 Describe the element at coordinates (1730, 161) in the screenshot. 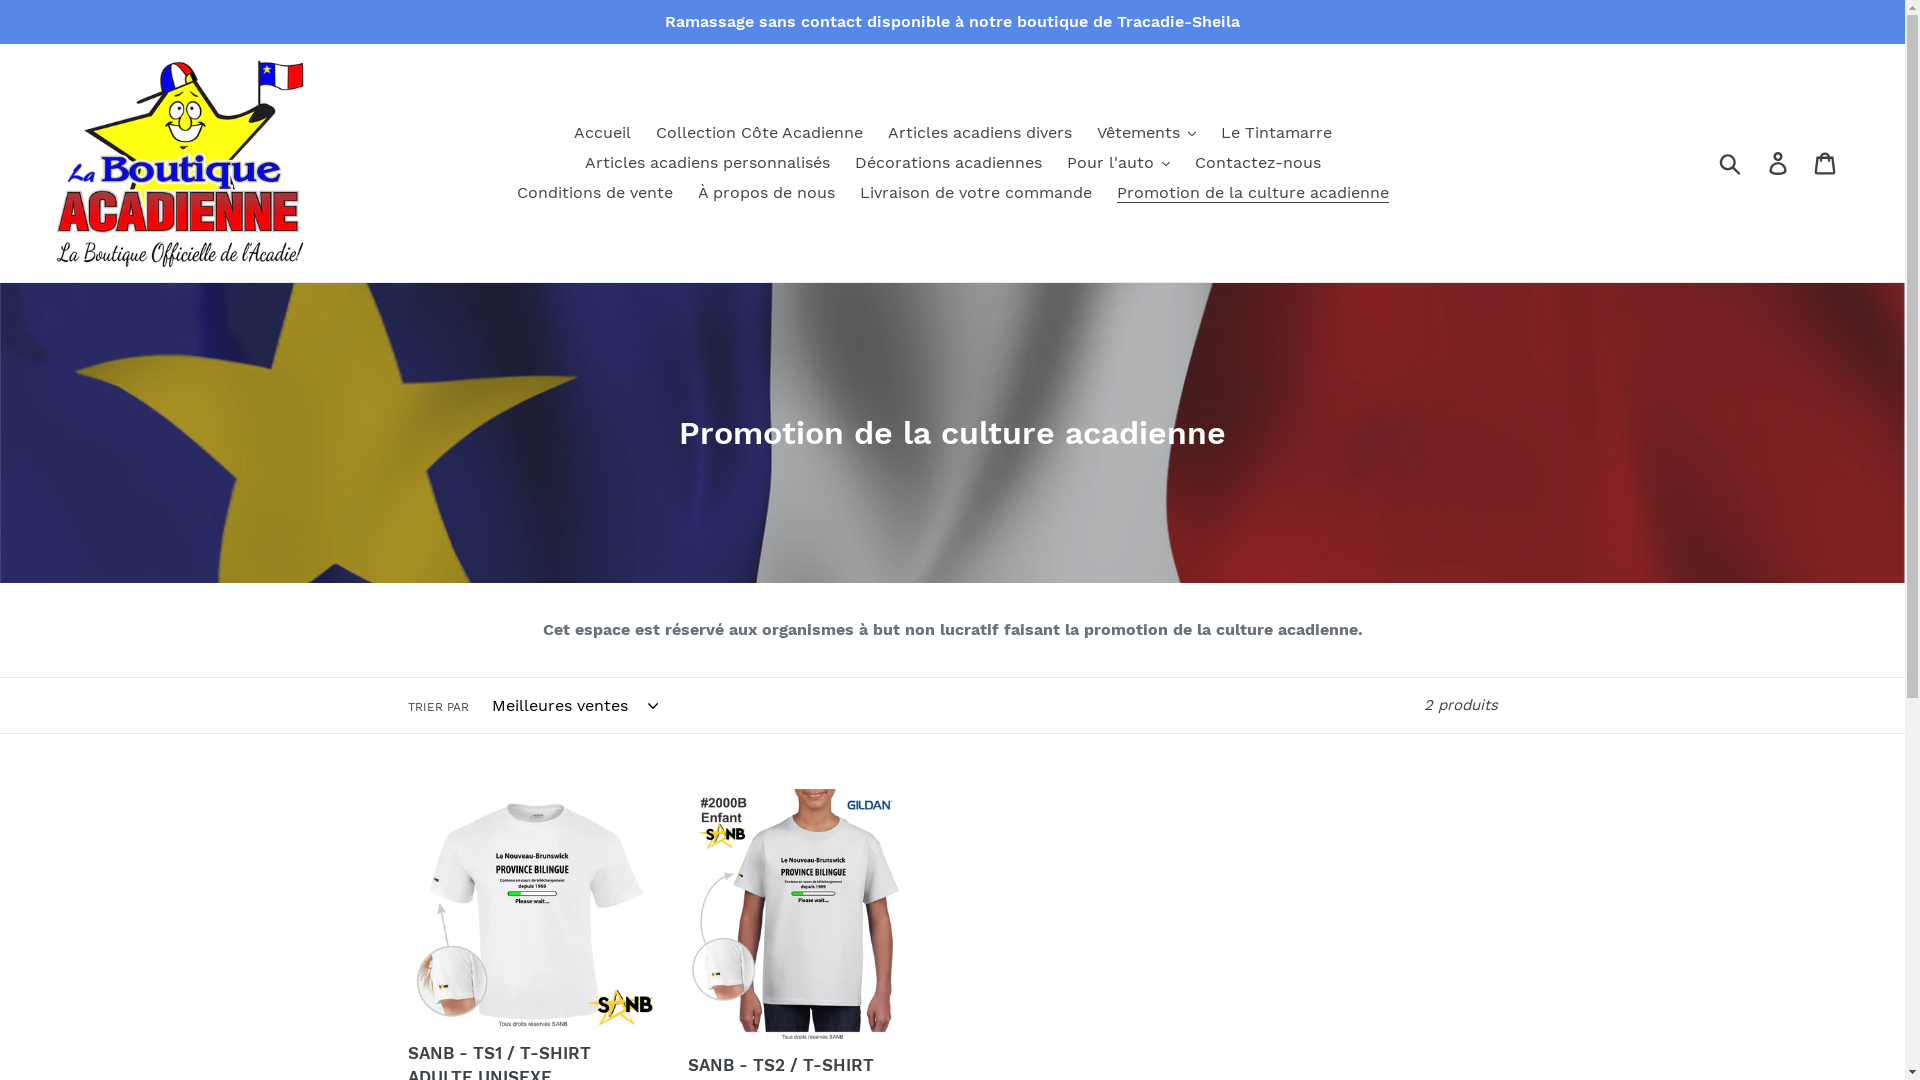

I see `'Soumettre'` at that location.